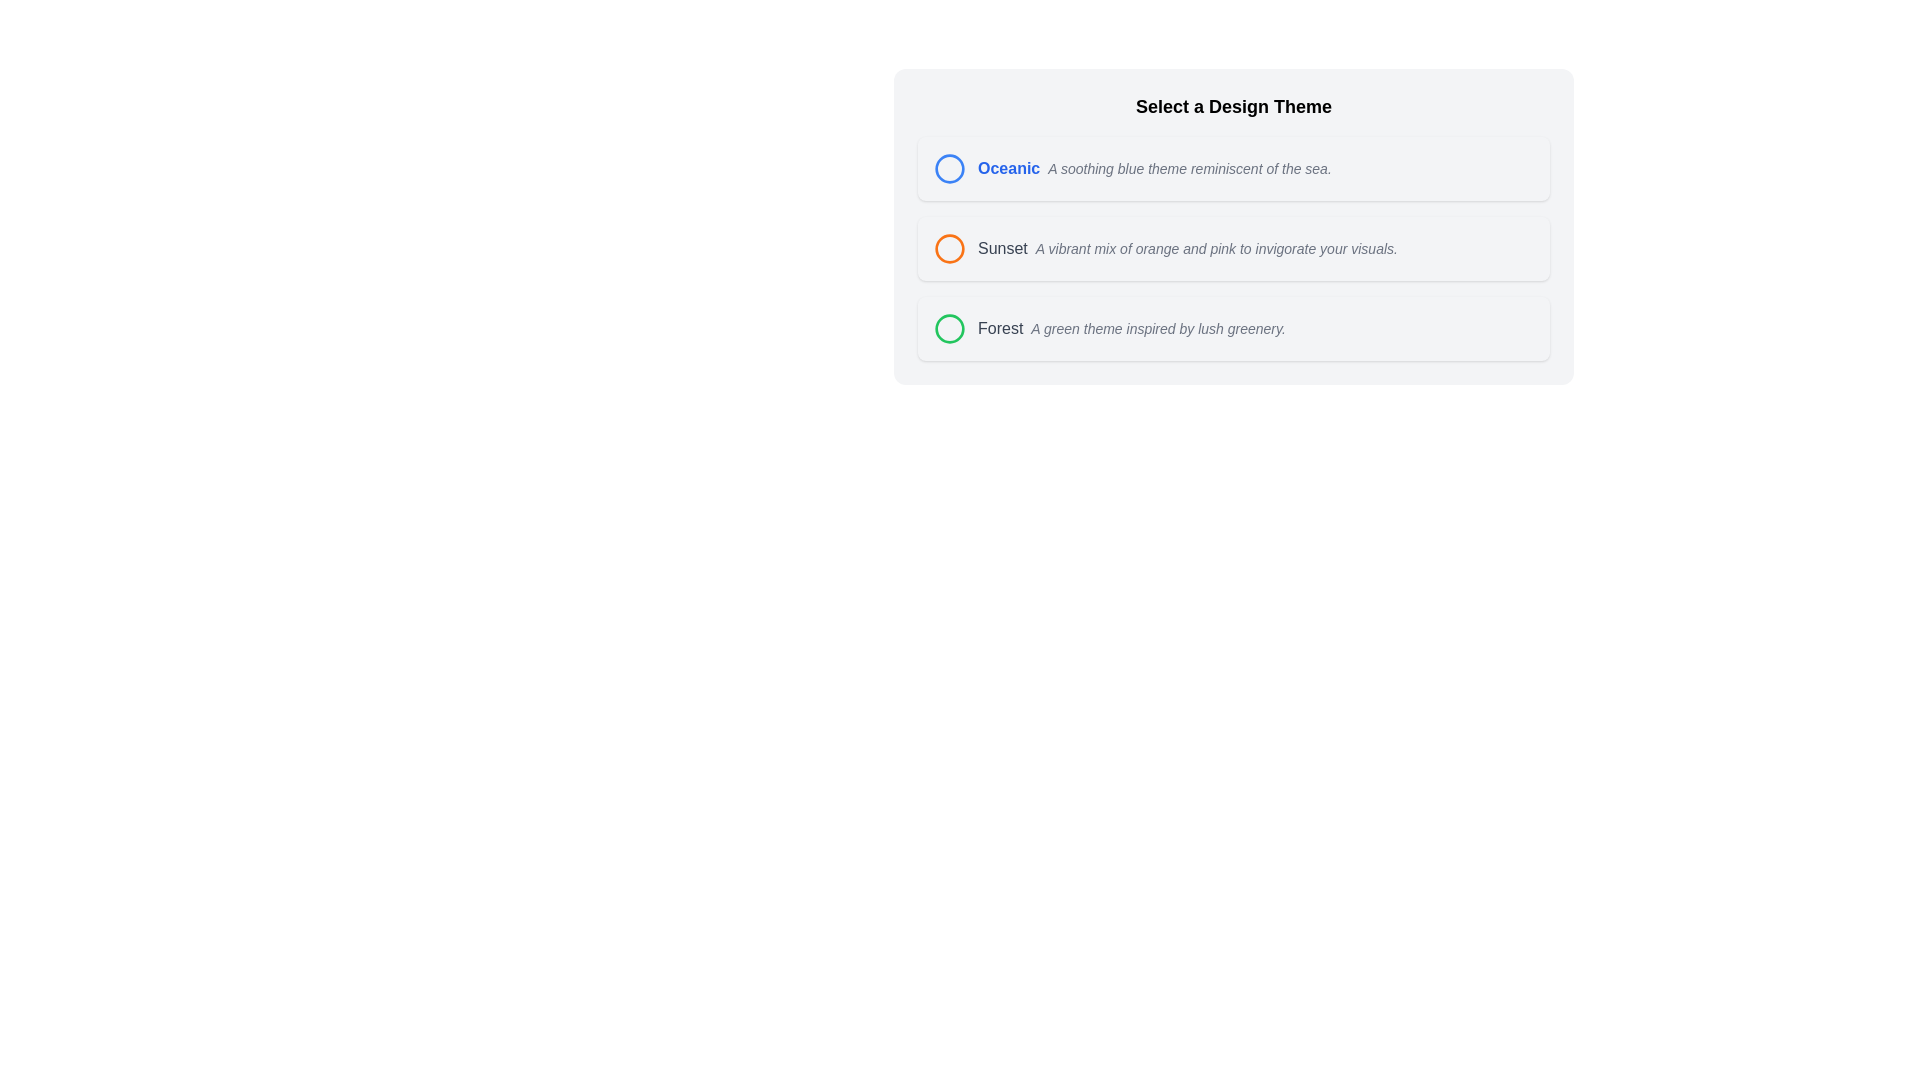  I want to click on the green circular theme toggle icon located to the left of the 'Forest' label in the third row, so click(949, 327).